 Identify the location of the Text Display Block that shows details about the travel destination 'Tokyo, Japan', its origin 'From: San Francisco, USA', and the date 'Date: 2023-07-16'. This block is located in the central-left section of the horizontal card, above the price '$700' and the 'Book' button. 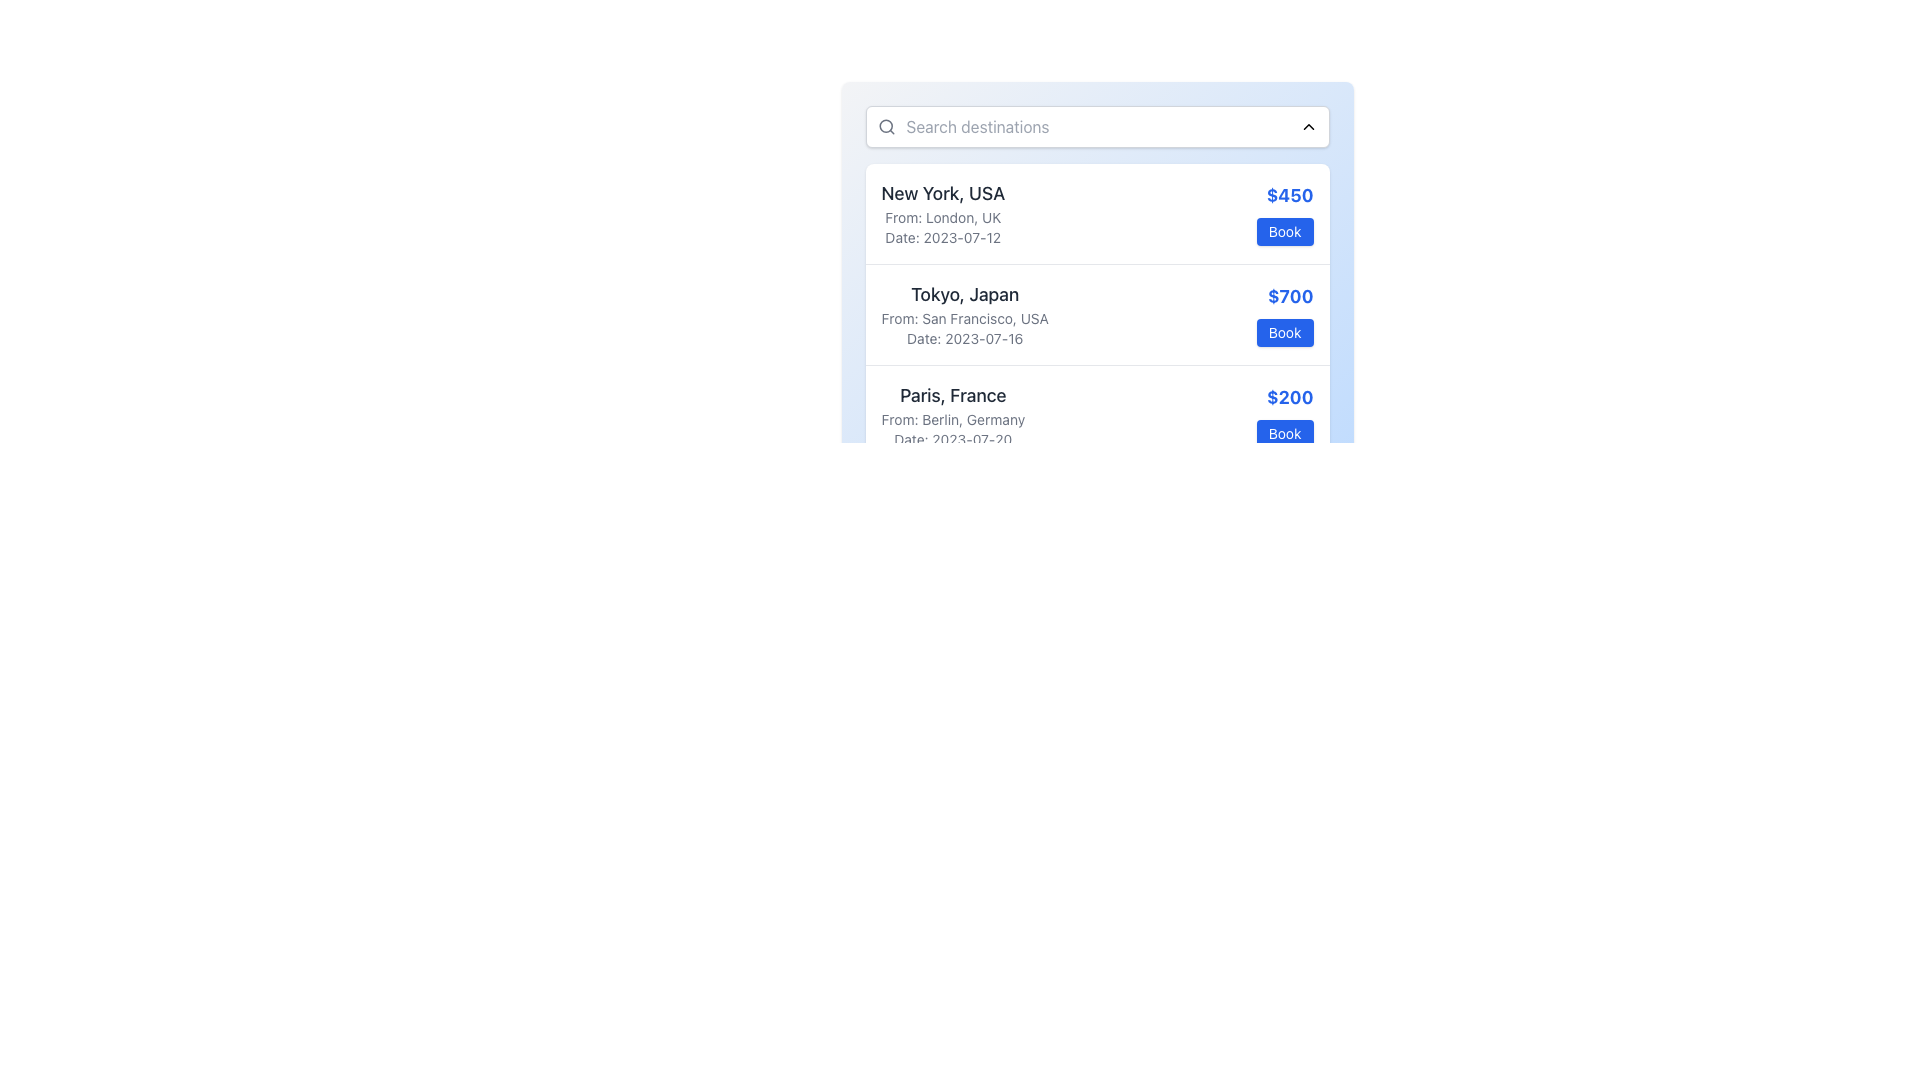
(965, 315).